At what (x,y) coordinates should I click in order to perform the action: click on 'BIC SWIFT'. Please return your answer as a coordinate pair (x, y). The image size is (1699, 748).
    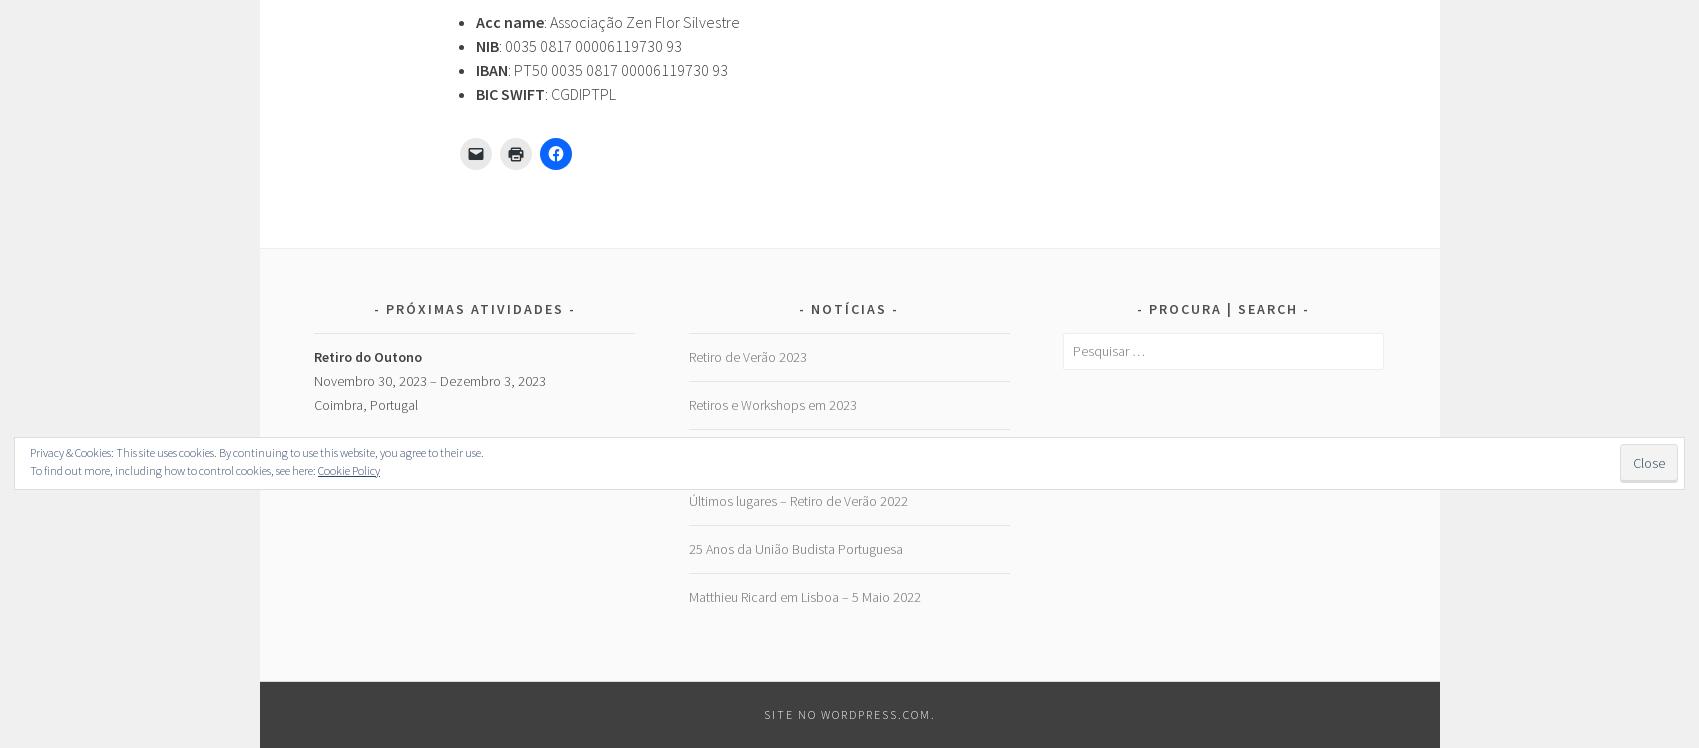
    Looking at the image, I should click on (508, 91).